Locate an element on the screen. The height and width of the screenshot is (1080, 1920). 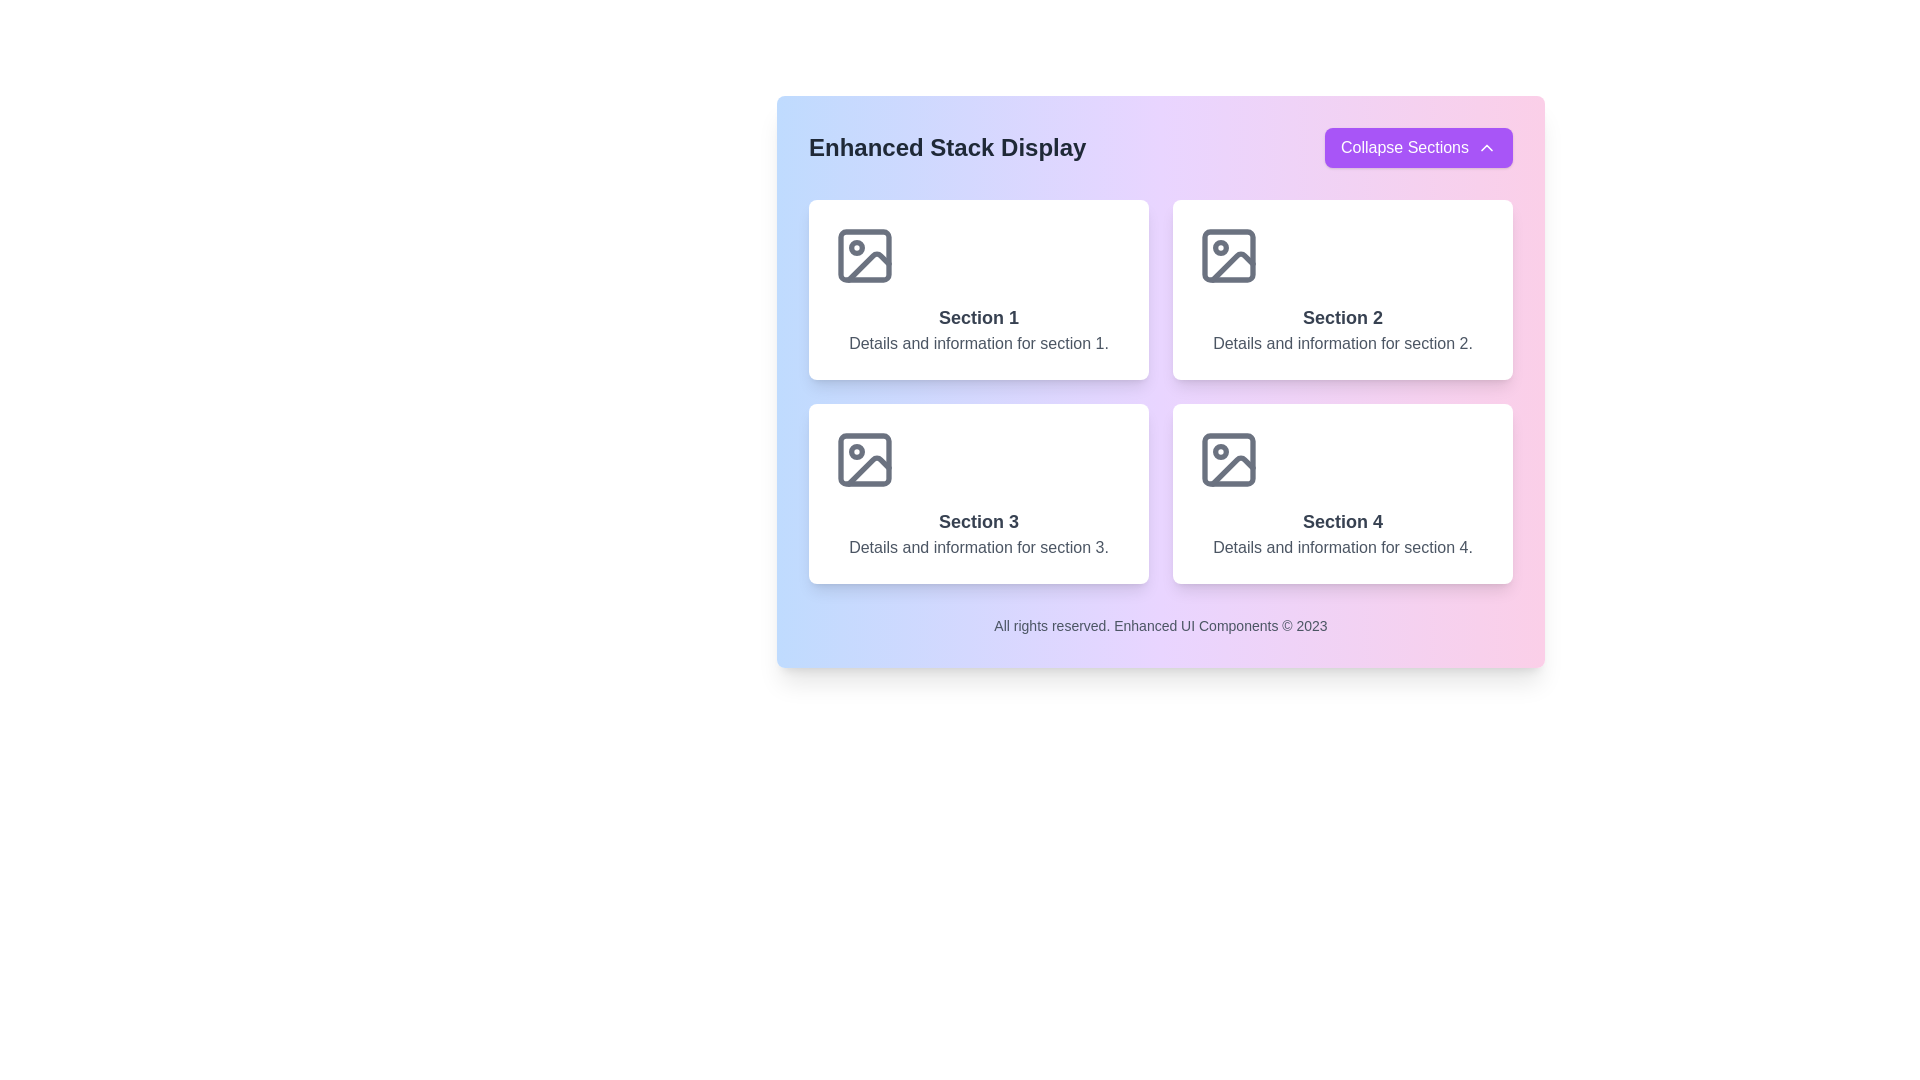
the Image placeholder icon located in the upper-left section of Section 1 is located at coordinates (864, 254).